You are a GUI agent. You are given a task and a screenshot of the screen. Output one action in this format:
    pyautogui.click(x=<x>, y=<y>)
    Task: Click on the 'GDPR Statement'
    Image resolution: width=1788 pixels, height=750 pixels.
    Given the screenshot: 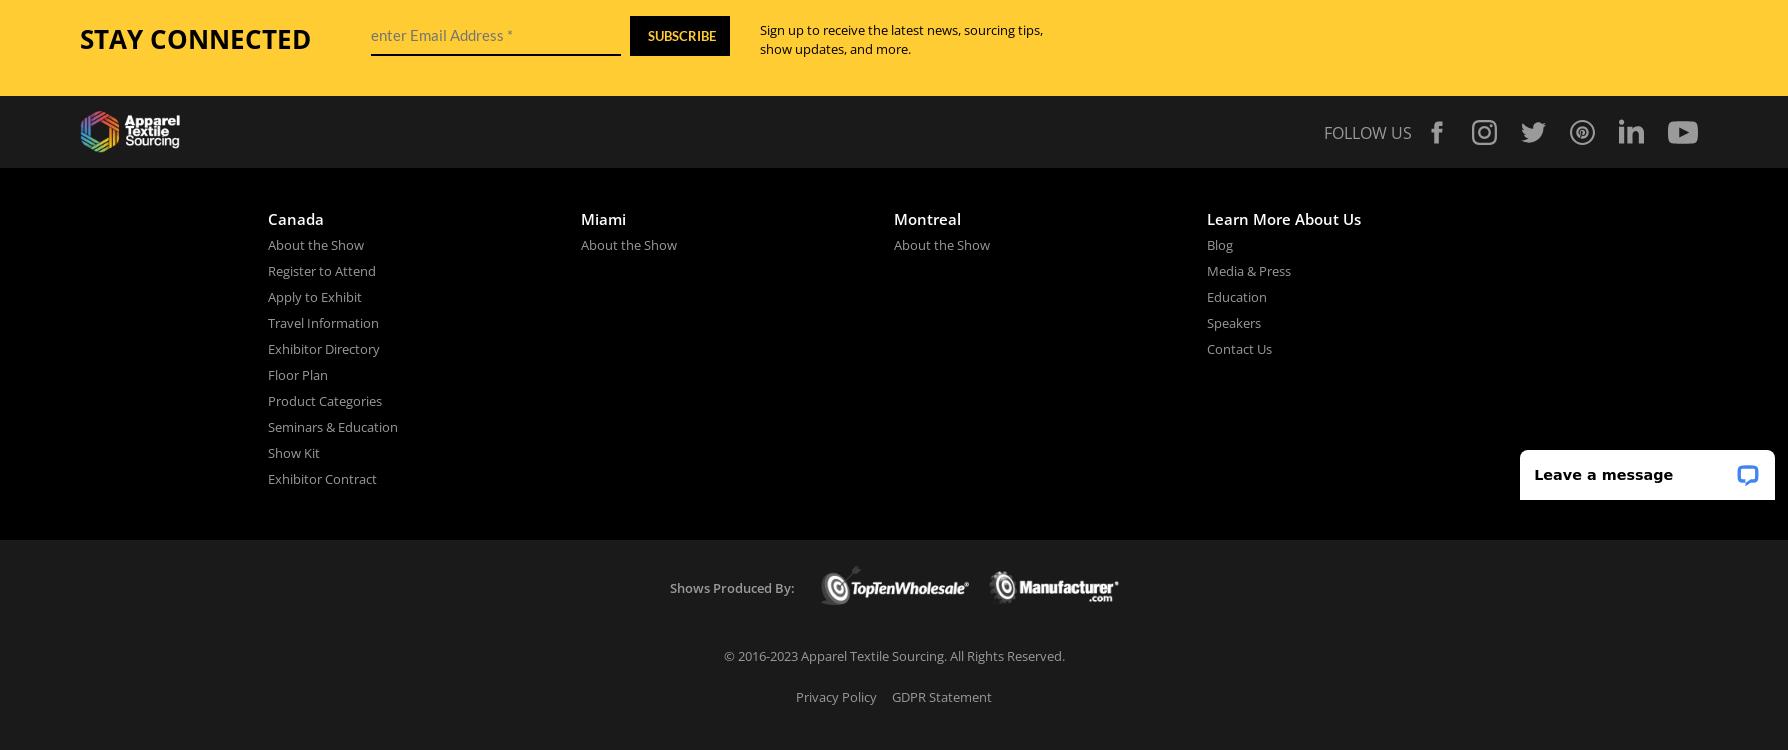 What is the action you would take?
    pyautogui.click(x=941, y=695)
    